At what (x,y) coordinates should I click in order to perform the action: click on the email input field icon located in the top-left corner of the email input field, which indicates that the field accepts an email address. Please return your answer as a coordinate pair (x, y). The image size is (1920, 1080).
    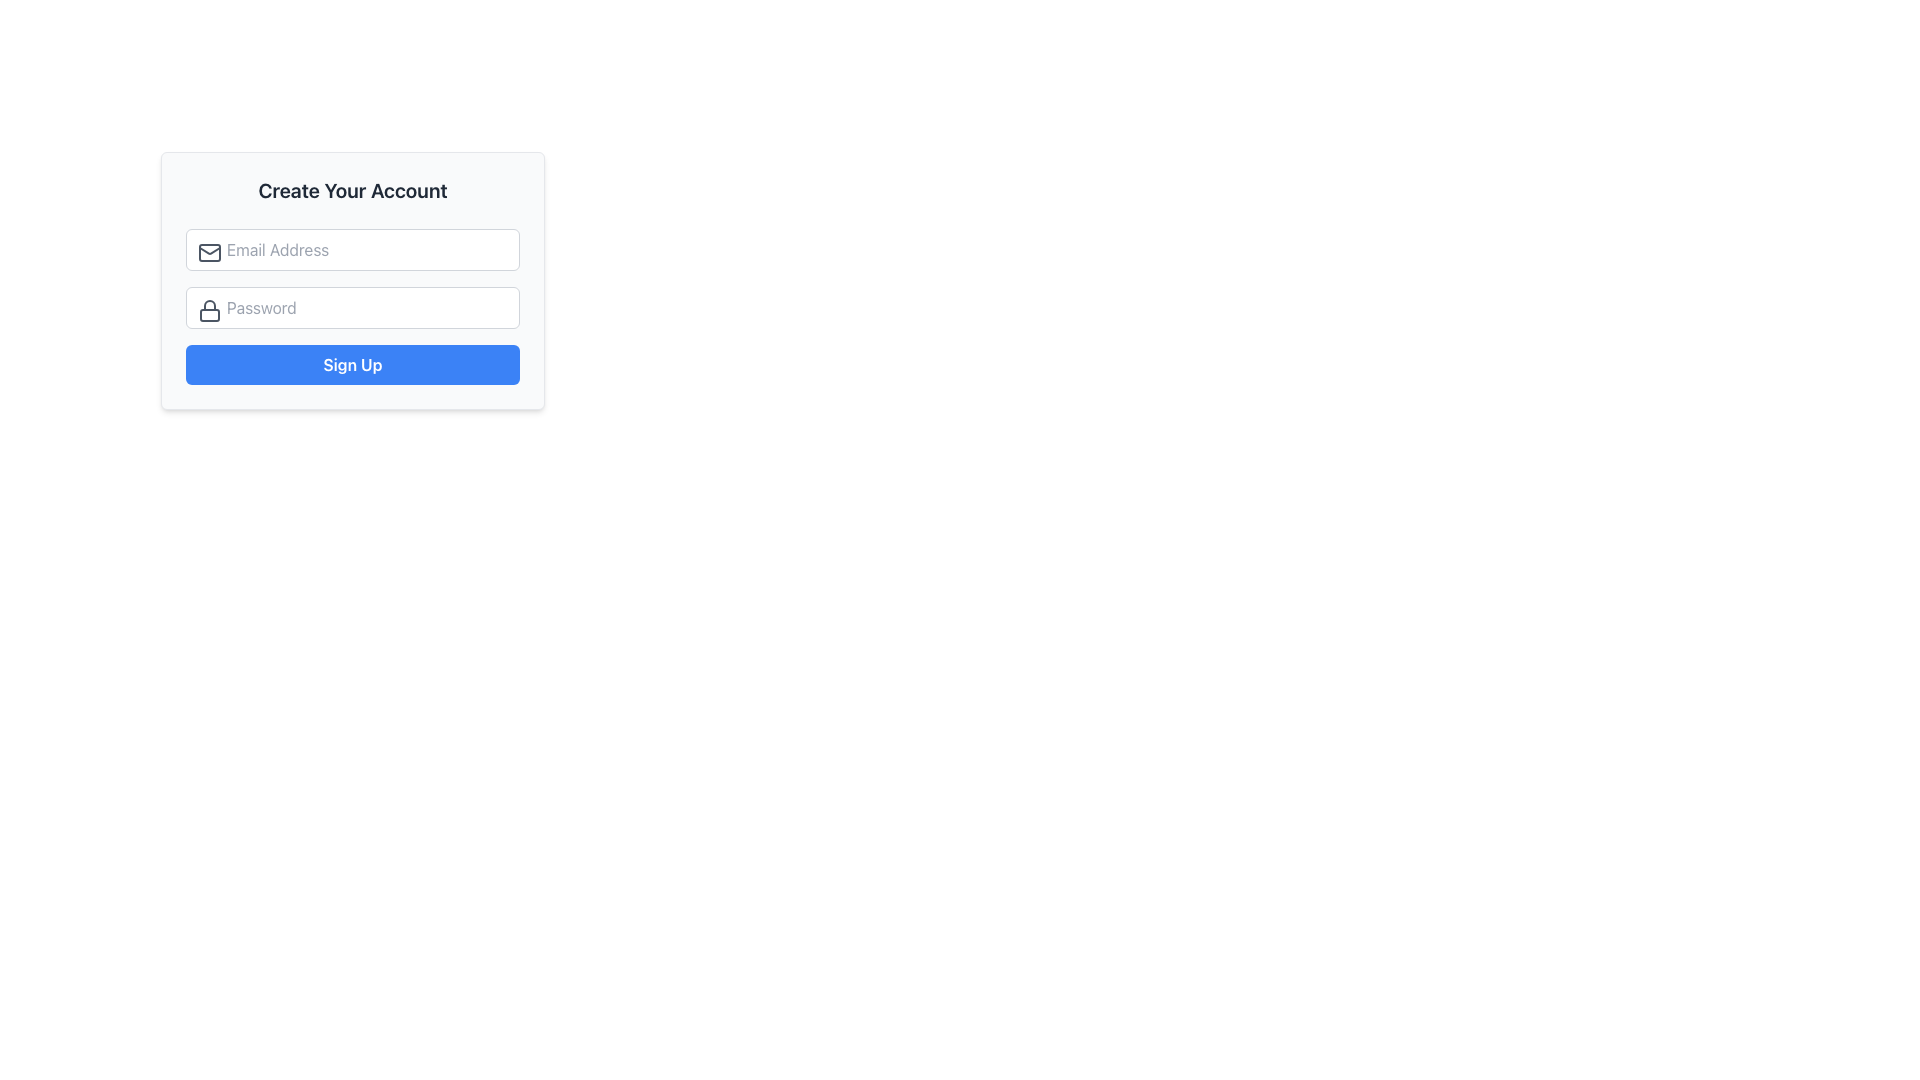
    Looking at the image, I should click on (210, 252).